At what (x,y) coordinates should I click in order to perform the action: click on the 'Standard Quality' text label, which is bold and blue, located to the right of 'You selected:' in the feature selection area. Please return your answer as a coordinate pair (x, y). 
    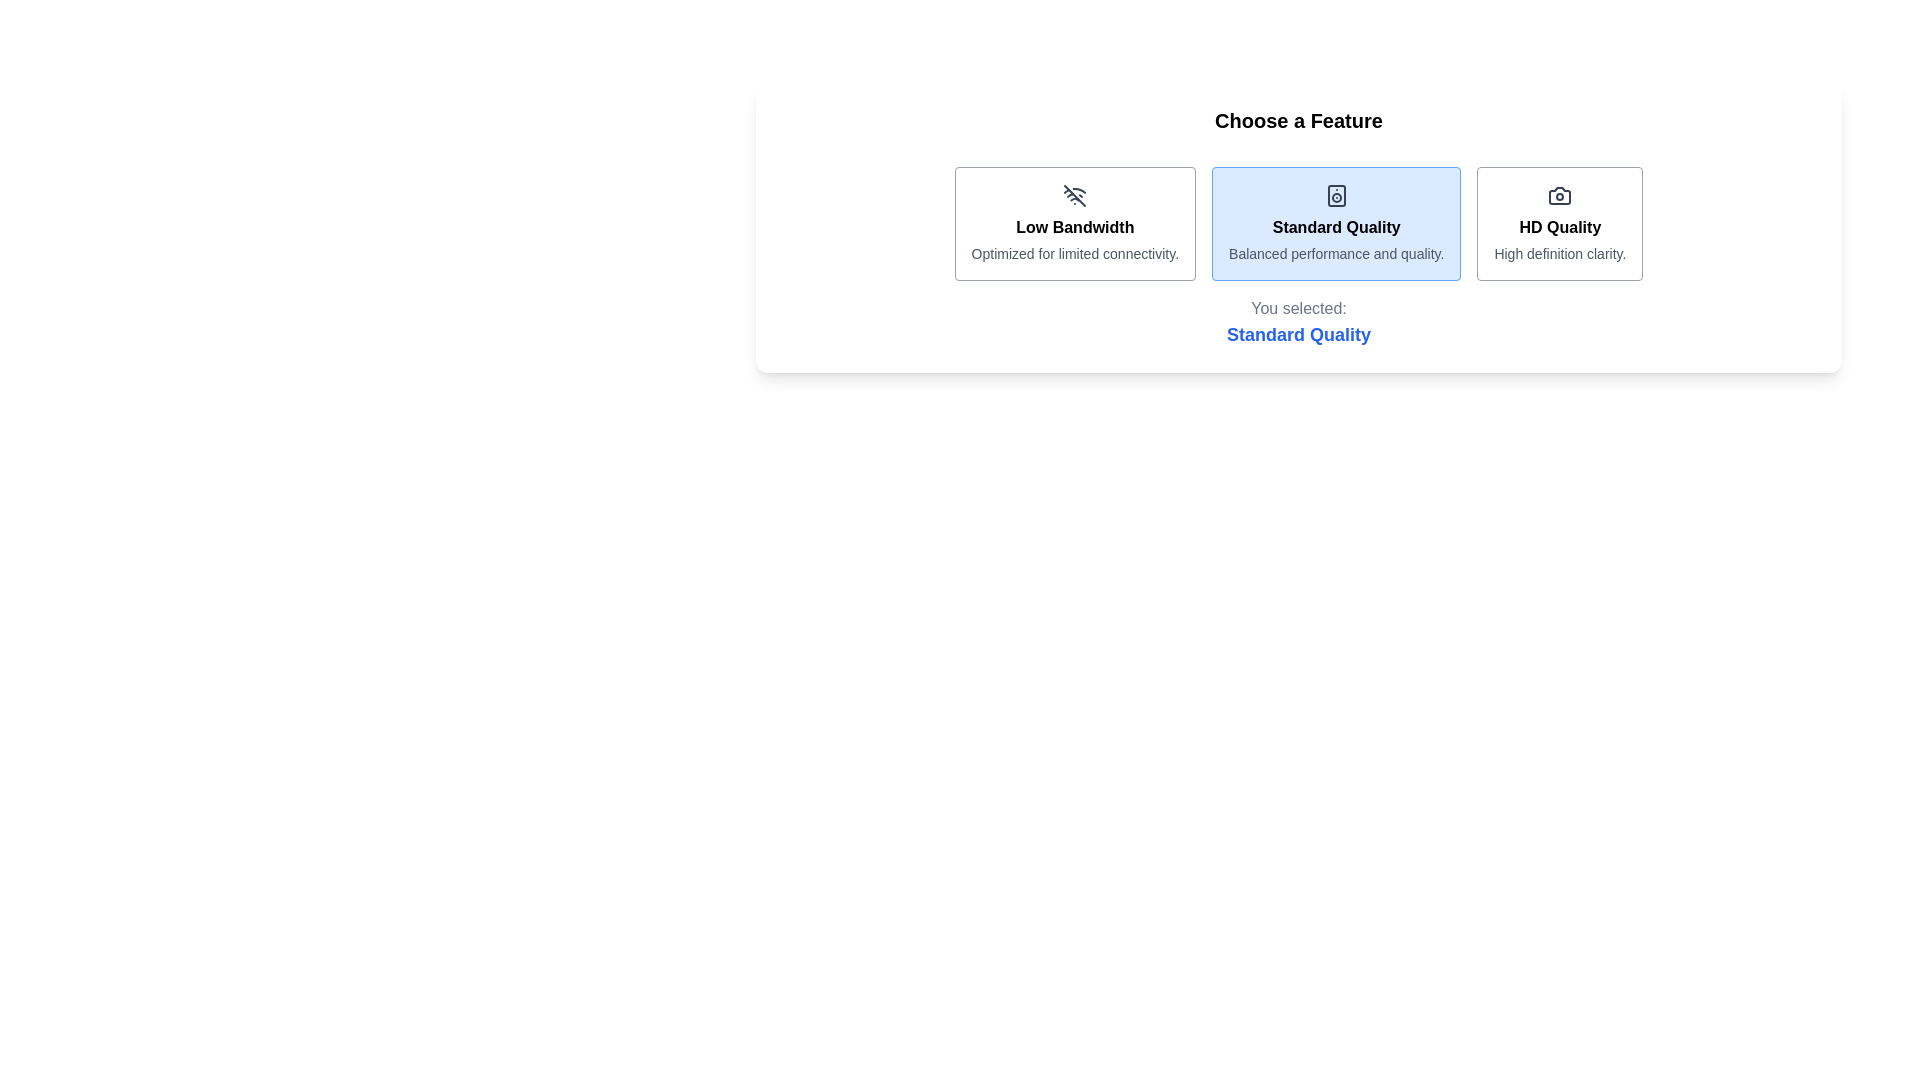
    Looking at the image, I should click on (1299, 334).